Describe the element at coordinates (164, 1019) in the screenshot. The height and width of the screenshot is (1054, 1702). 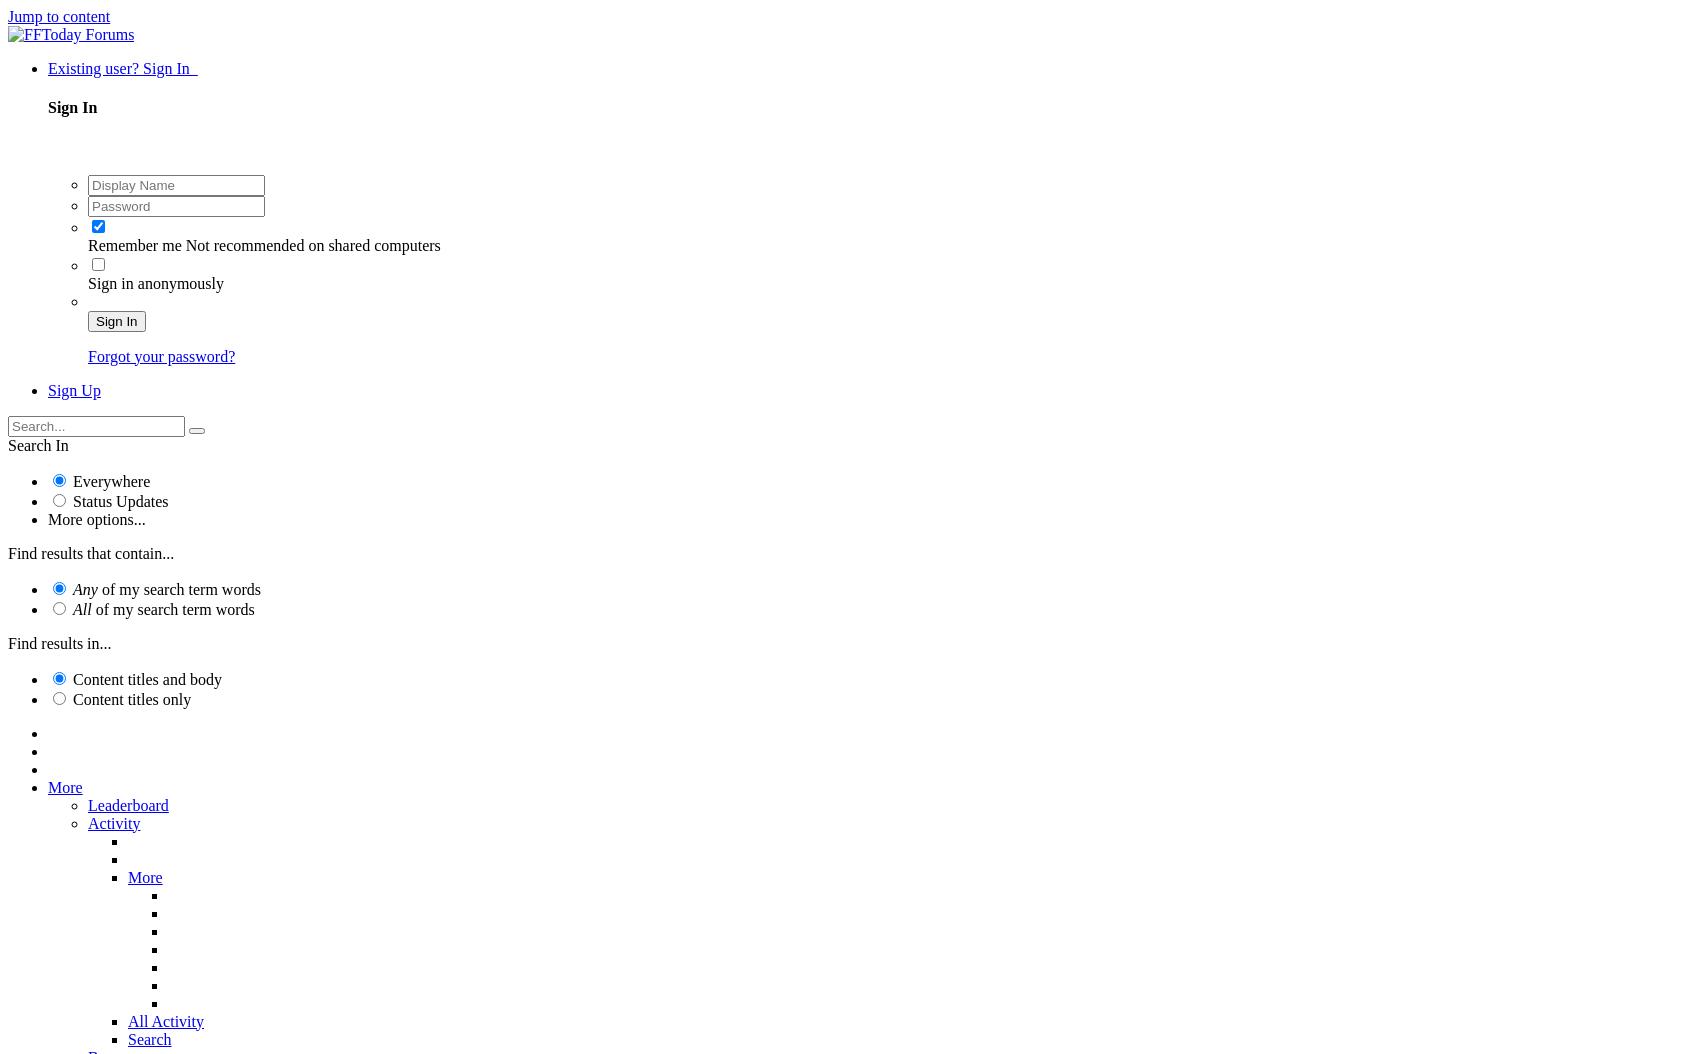
I see `'All Activity'` at that location.